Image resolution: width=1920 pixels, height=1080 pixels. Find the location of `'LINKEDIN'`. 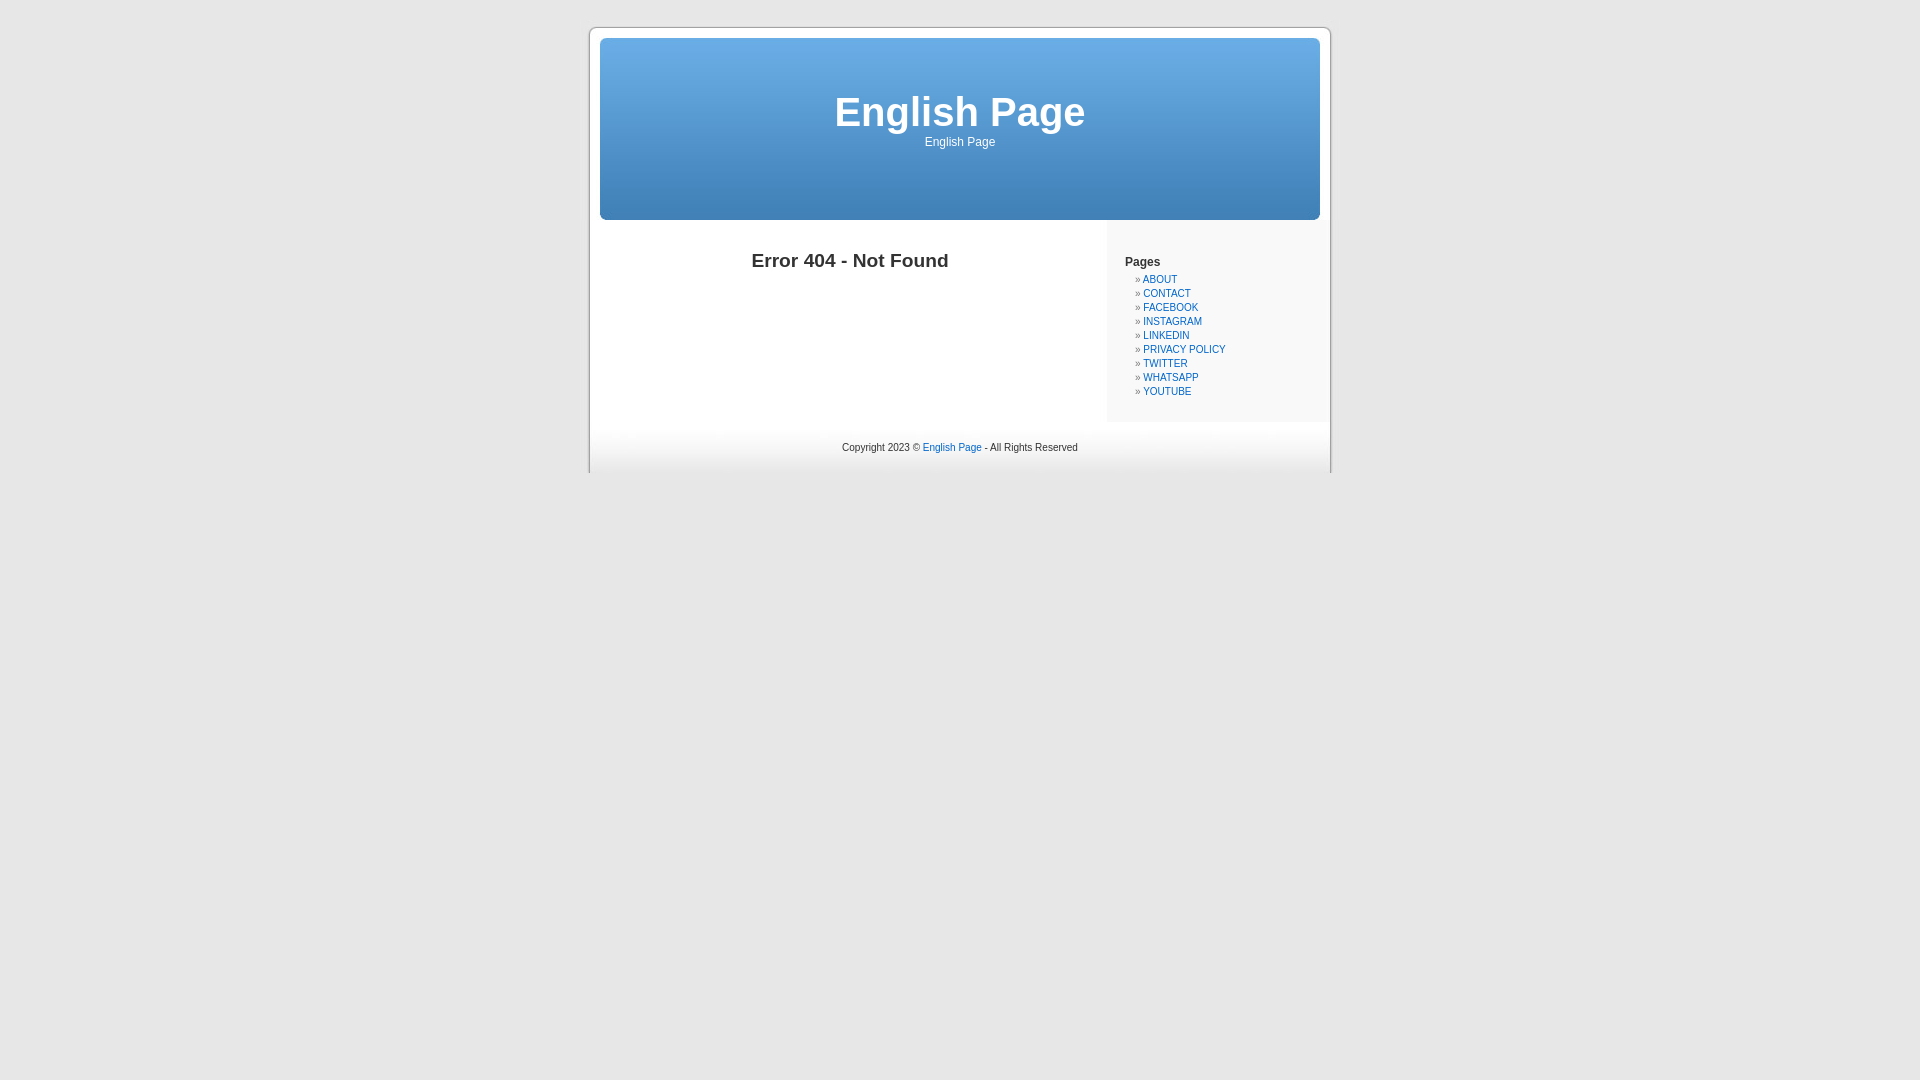

'LINKEDIN' is located at coordinates (1166, 334).